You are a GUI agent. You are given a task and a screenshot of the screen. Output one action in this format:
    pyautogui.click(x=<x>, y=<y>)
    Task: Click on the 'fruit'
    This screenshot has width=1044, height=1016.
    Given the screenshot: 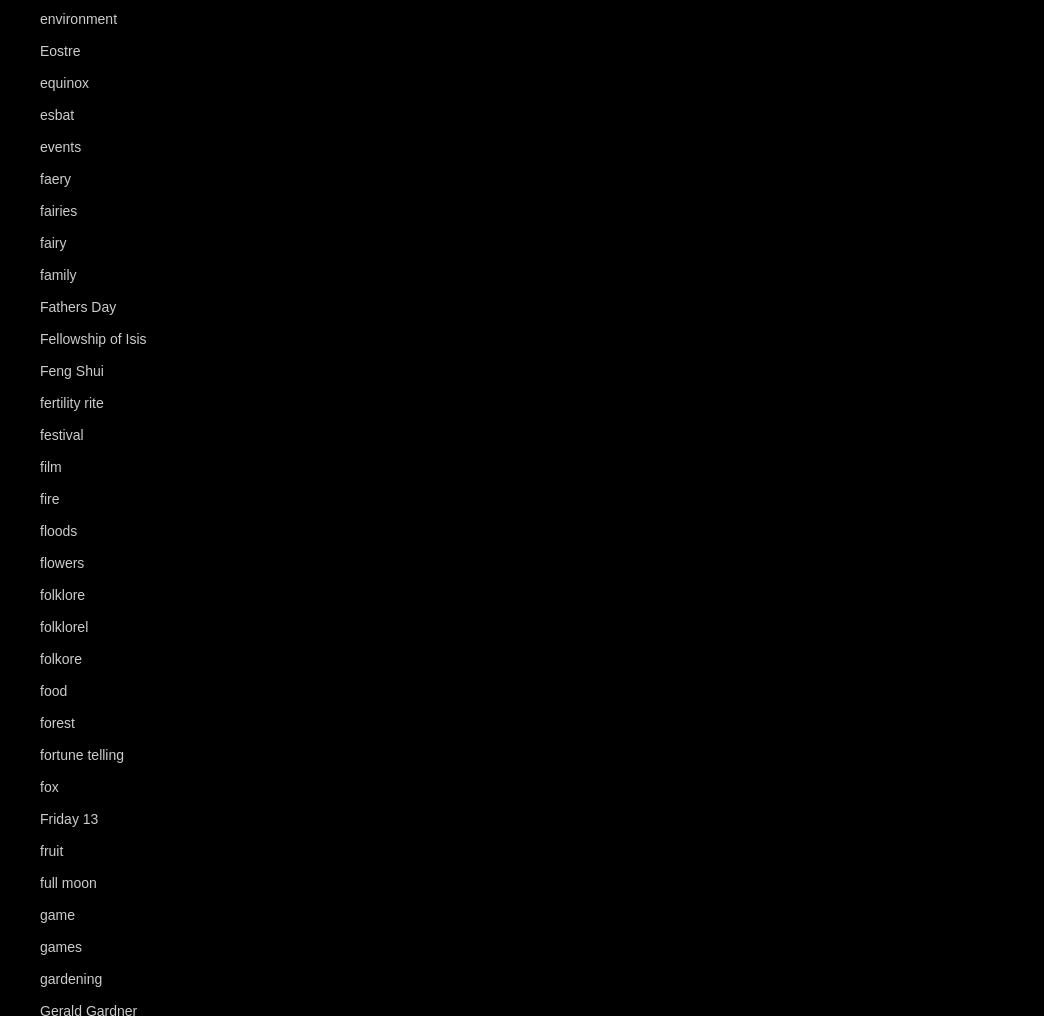 What is the action you would take?
    pyautogui.click(x=50, y=851)
    